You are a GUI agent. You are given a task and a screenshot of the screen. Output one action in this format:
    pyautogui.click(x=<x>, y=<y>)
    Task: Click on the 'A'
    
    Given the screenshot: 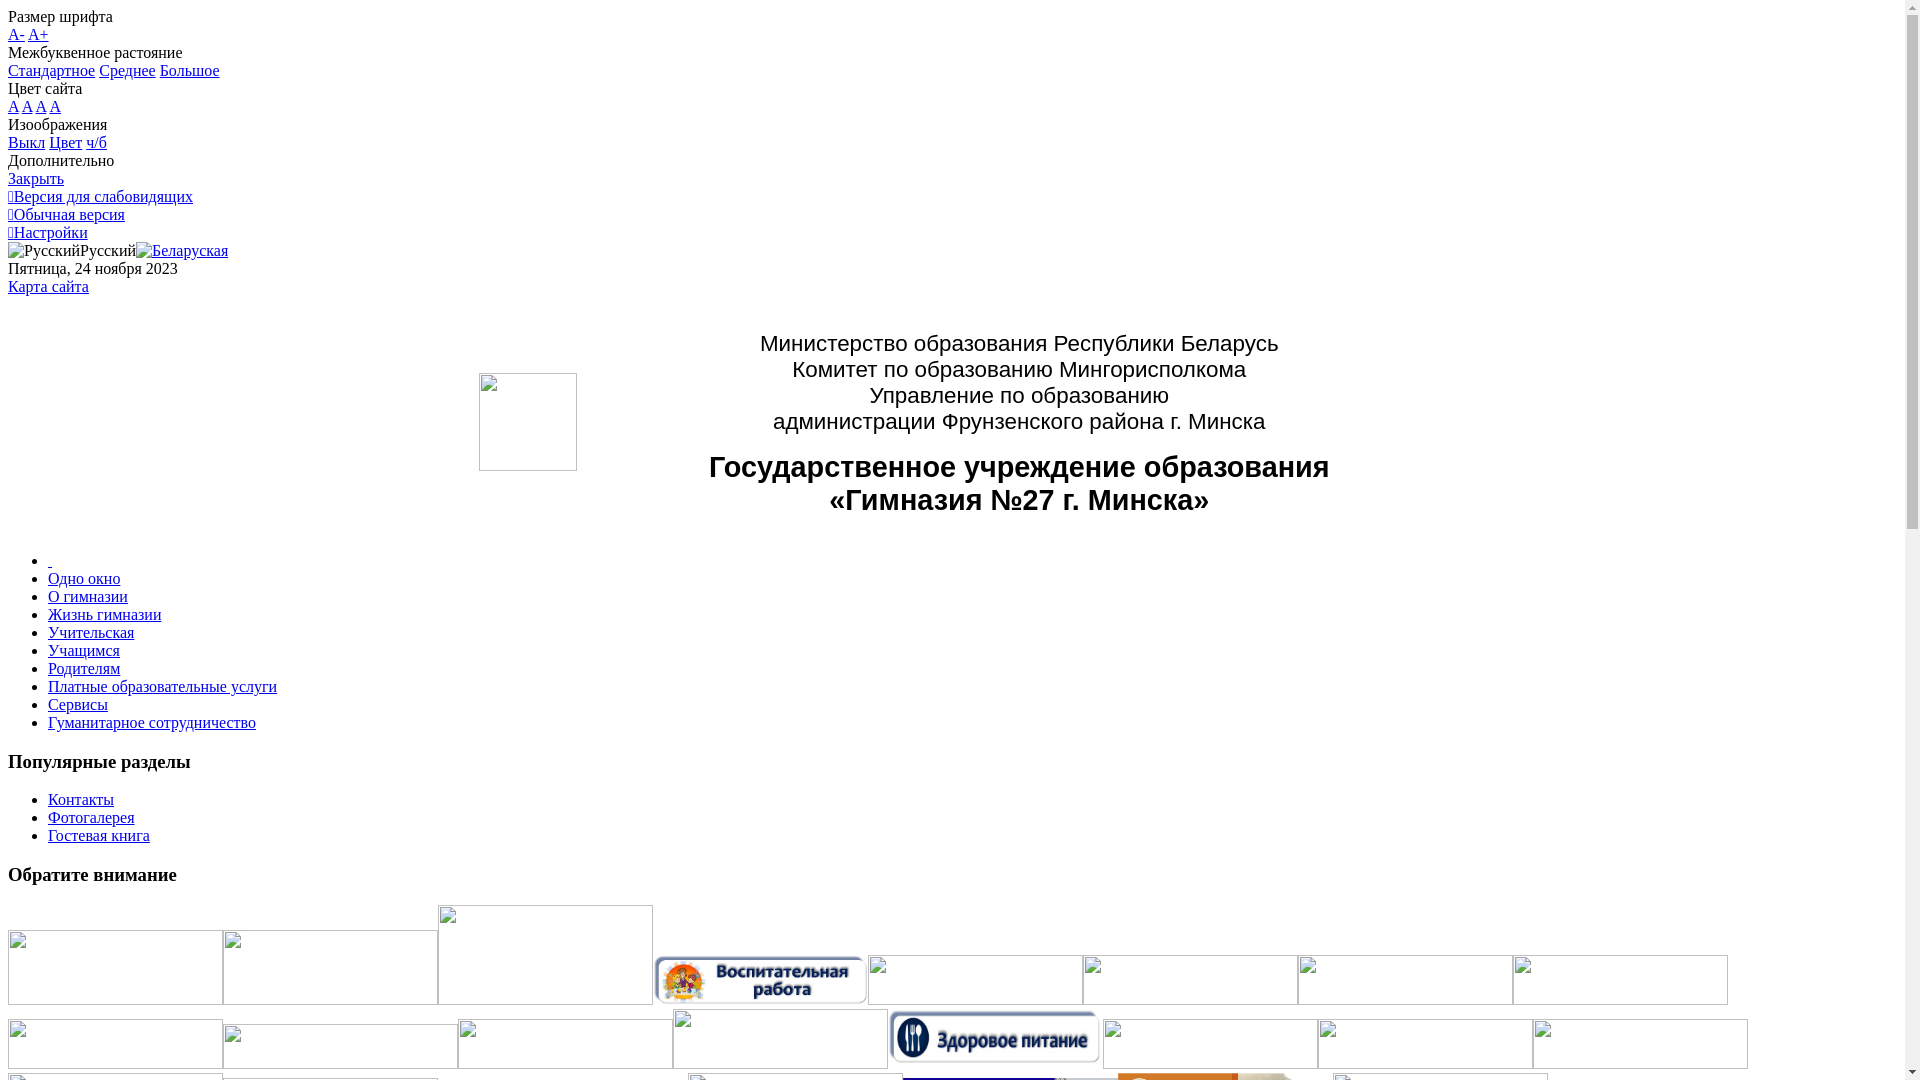 What is the action you would take?
    pyautogui.click(x=27, y=106)
    